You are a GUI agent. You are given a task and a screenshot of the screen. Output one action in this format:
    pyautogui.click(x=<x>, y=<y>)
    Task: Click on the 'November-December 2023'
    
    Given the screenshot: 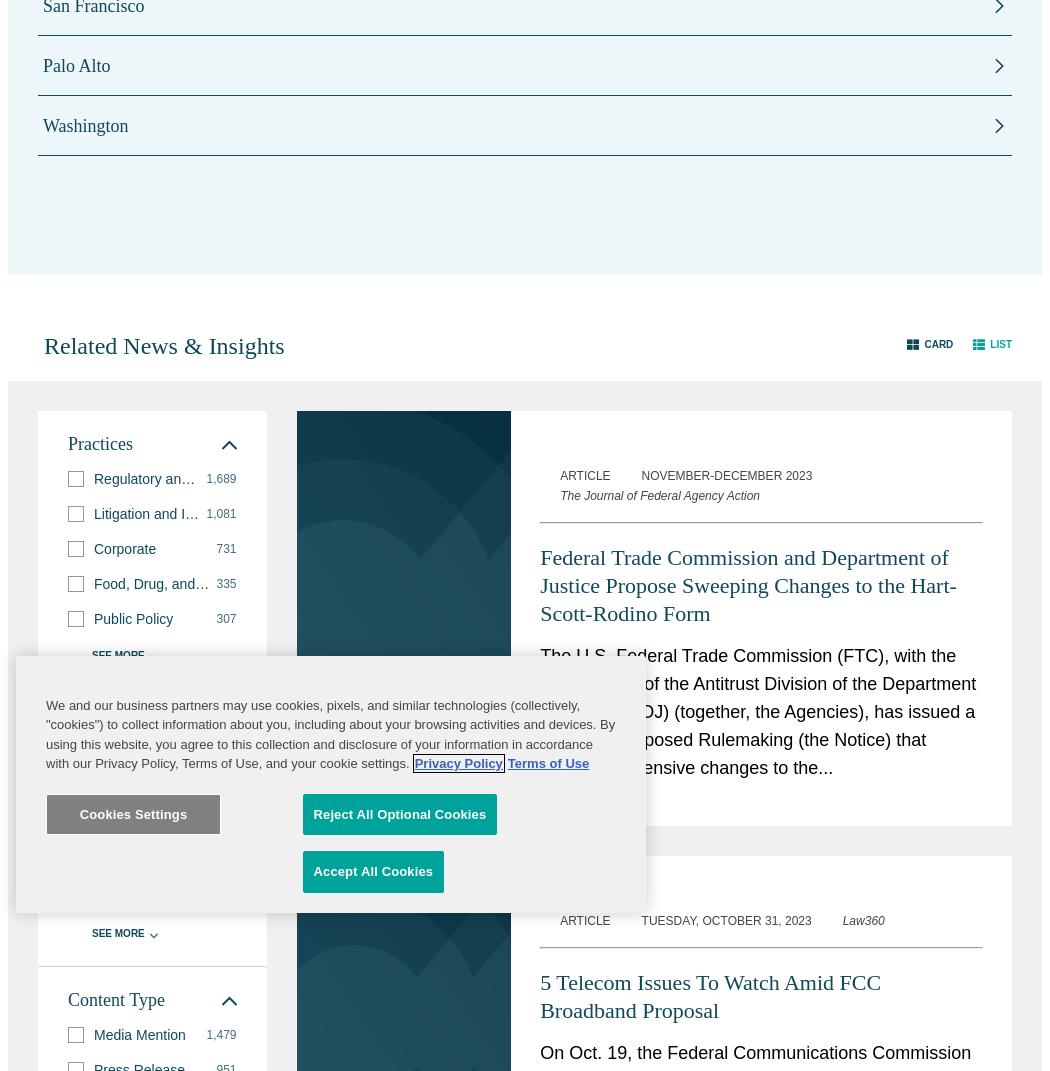 What is the action you would take?
    pyautogui.click(x=725, y=474)
    